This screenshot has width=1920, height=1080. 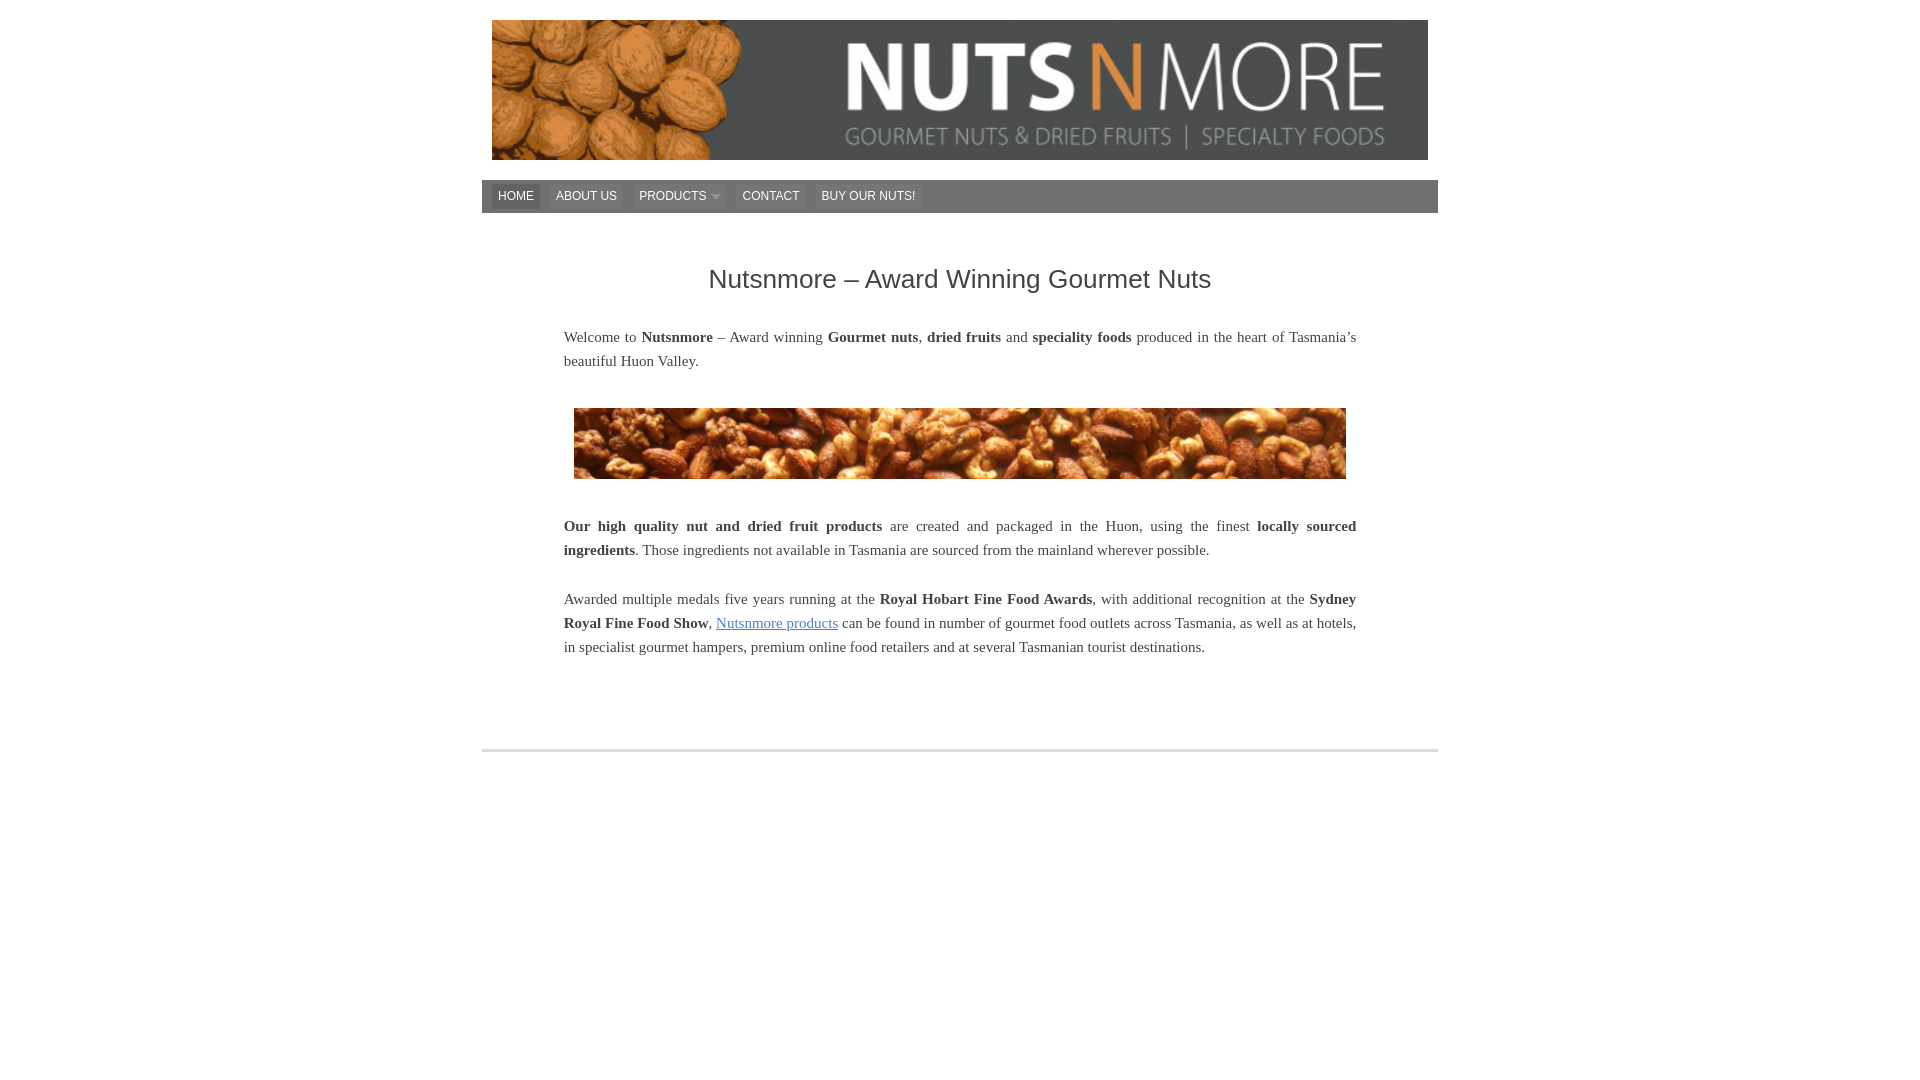 I want to click on 'CONTACT', so click(x=769, y=196).